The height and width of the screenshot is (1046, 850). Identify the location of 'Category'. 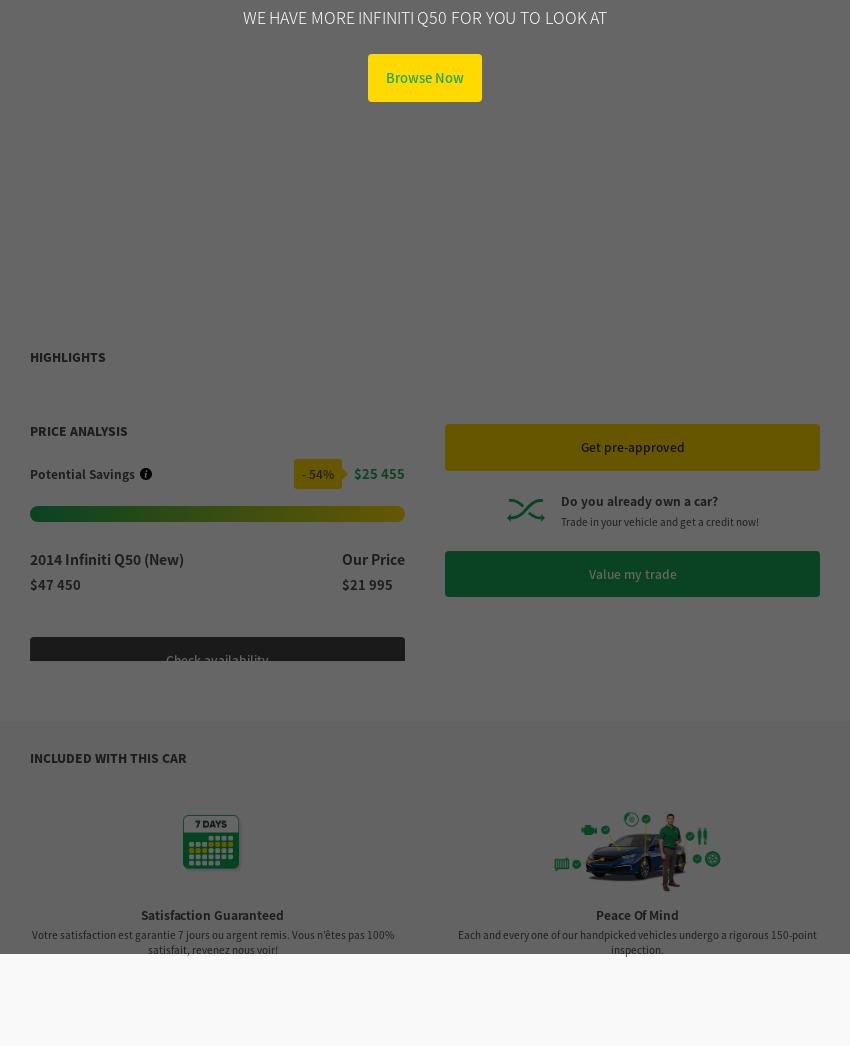
(388, 905).